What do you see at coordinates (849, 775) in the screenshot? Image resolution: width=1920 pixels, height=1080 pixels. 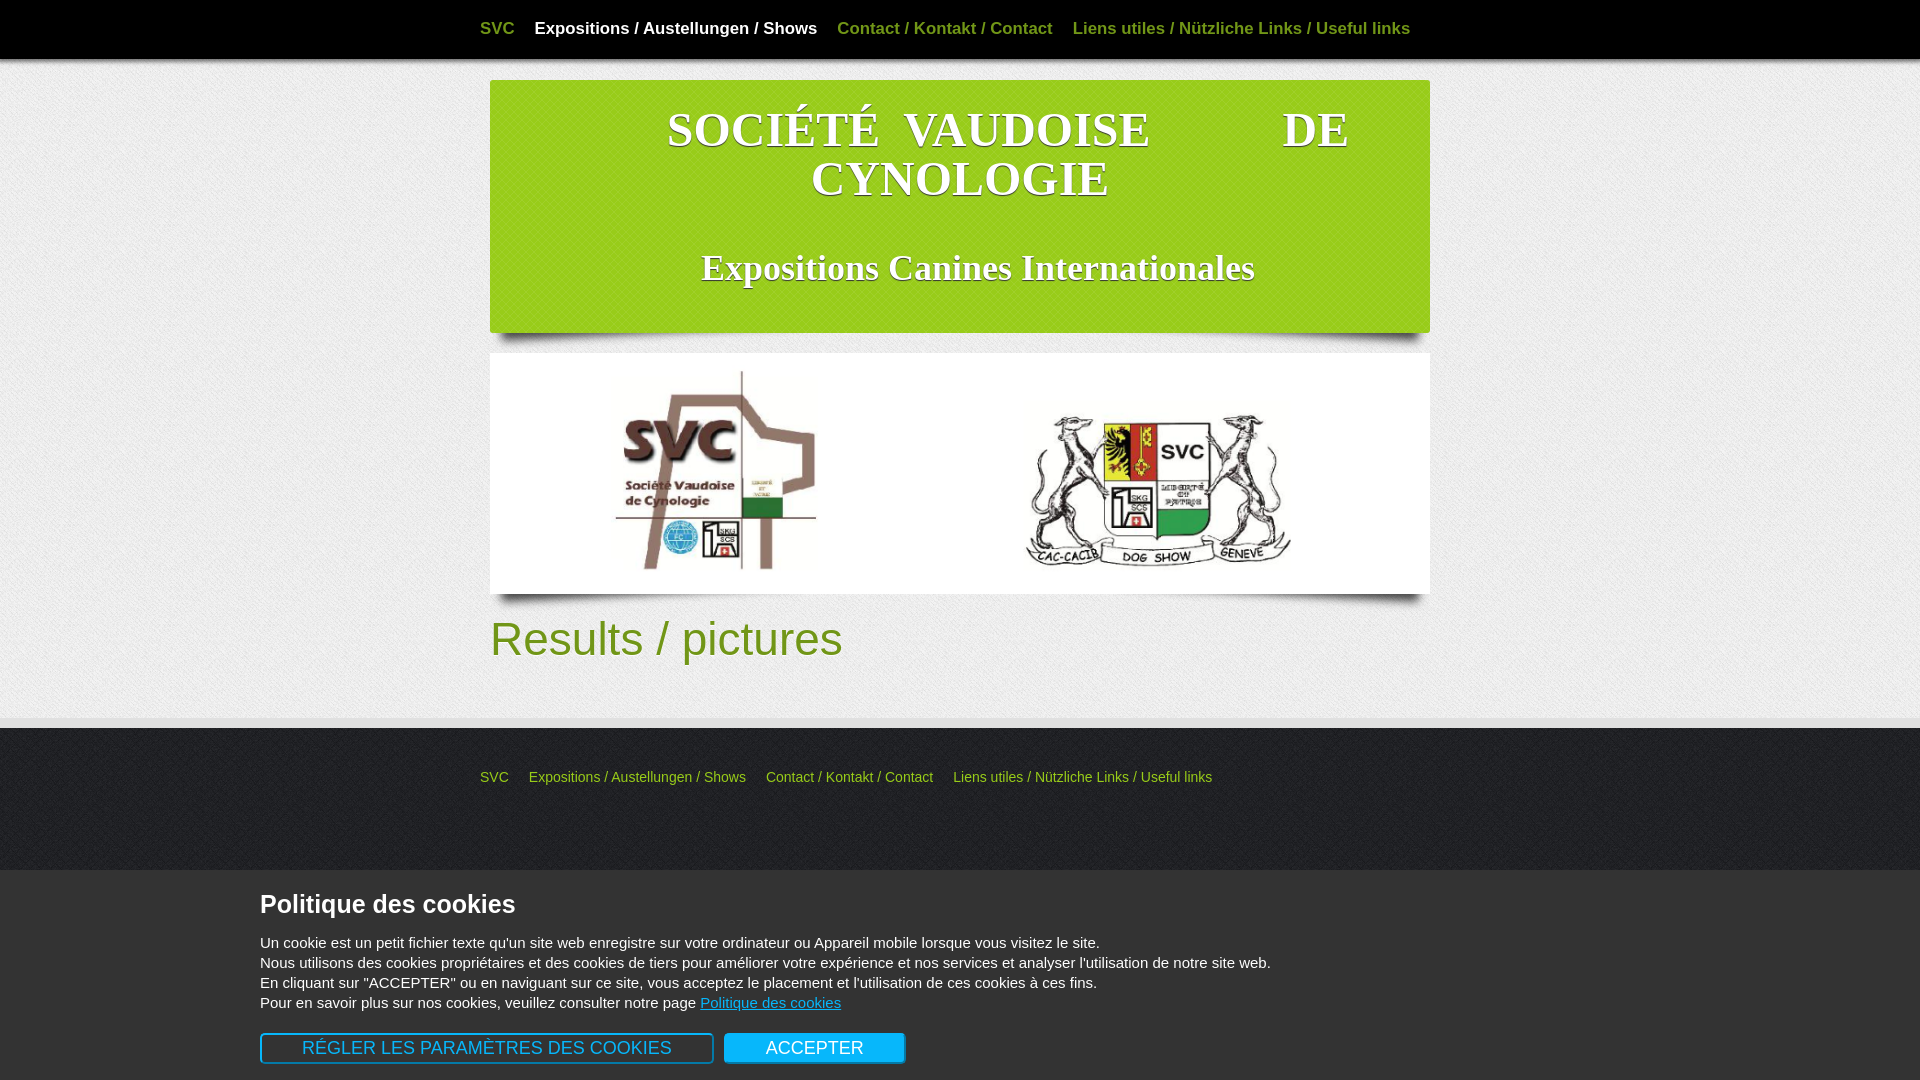 I see `'Contact / Kontakt / Contact'` at bounding box center [849, 775].